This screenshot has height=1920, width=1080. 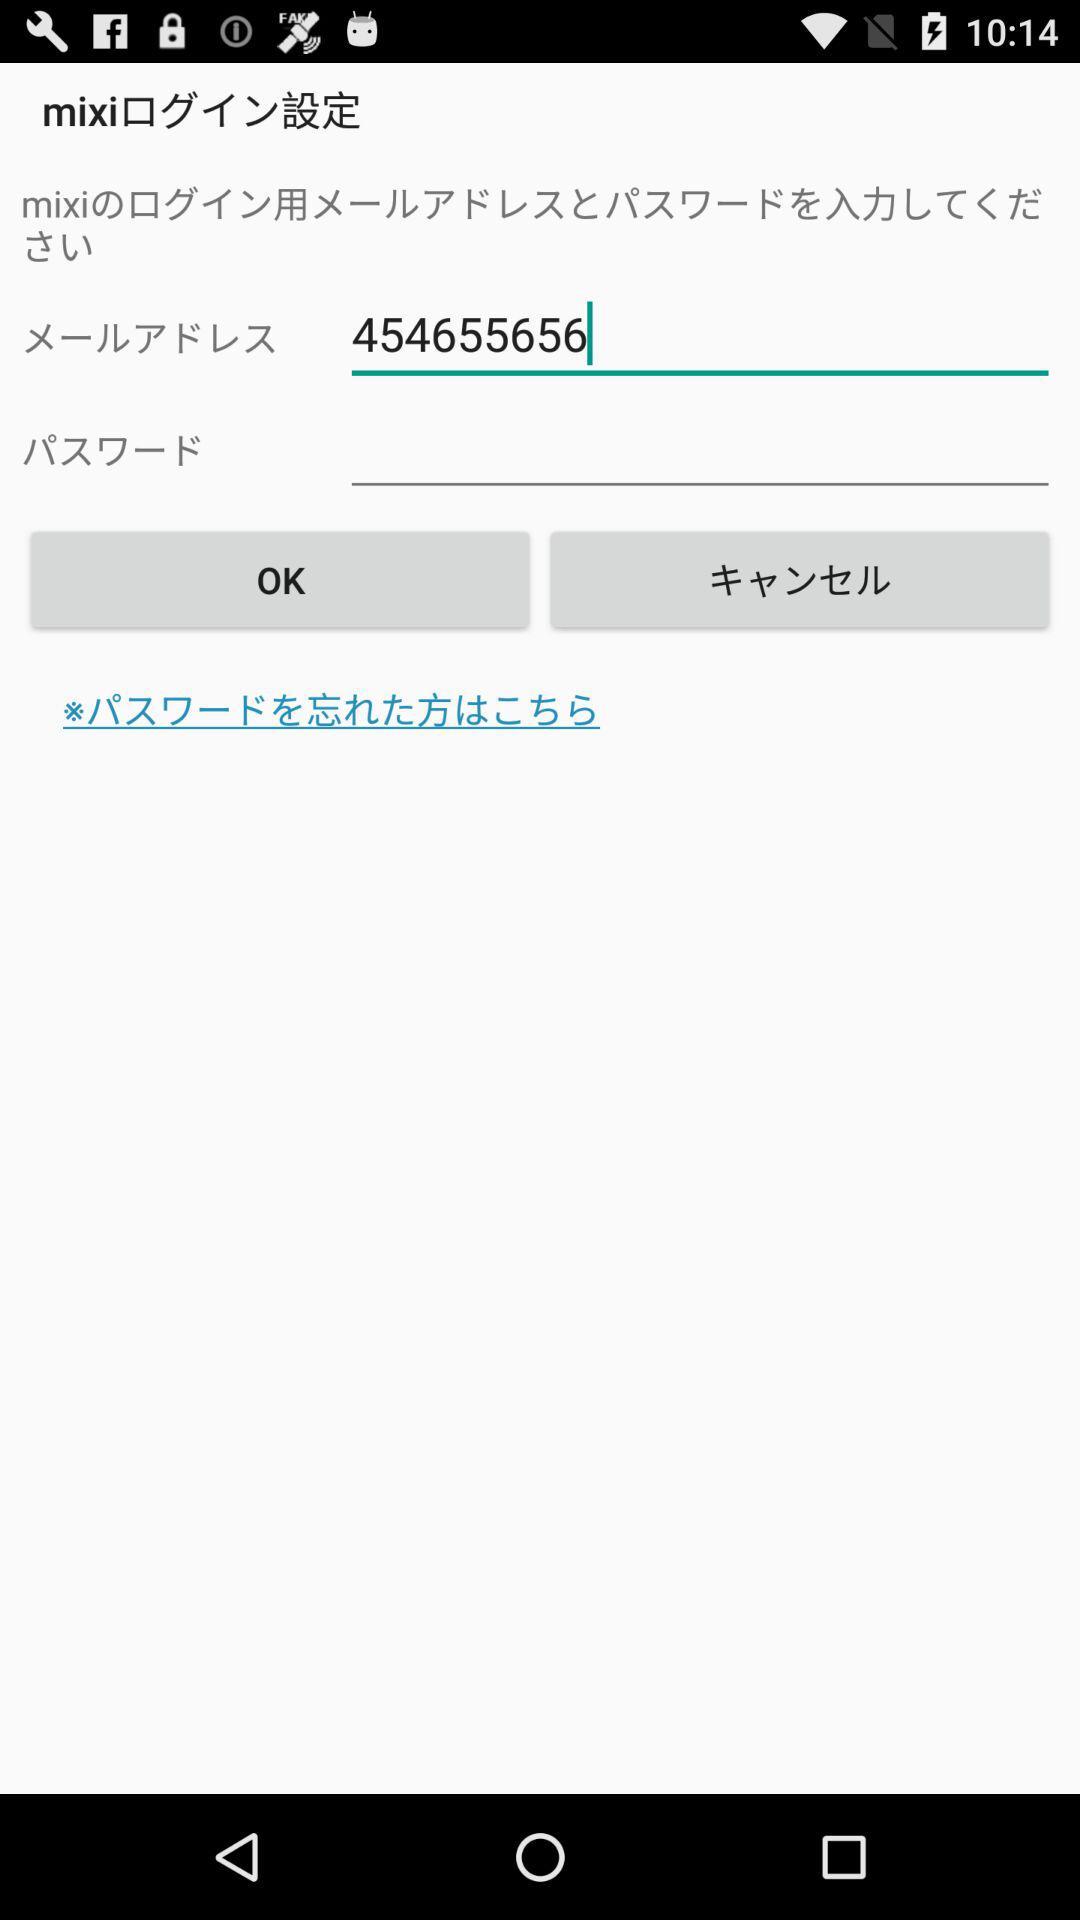 I want to click on the item above ok item, so click(x=699, y=334).